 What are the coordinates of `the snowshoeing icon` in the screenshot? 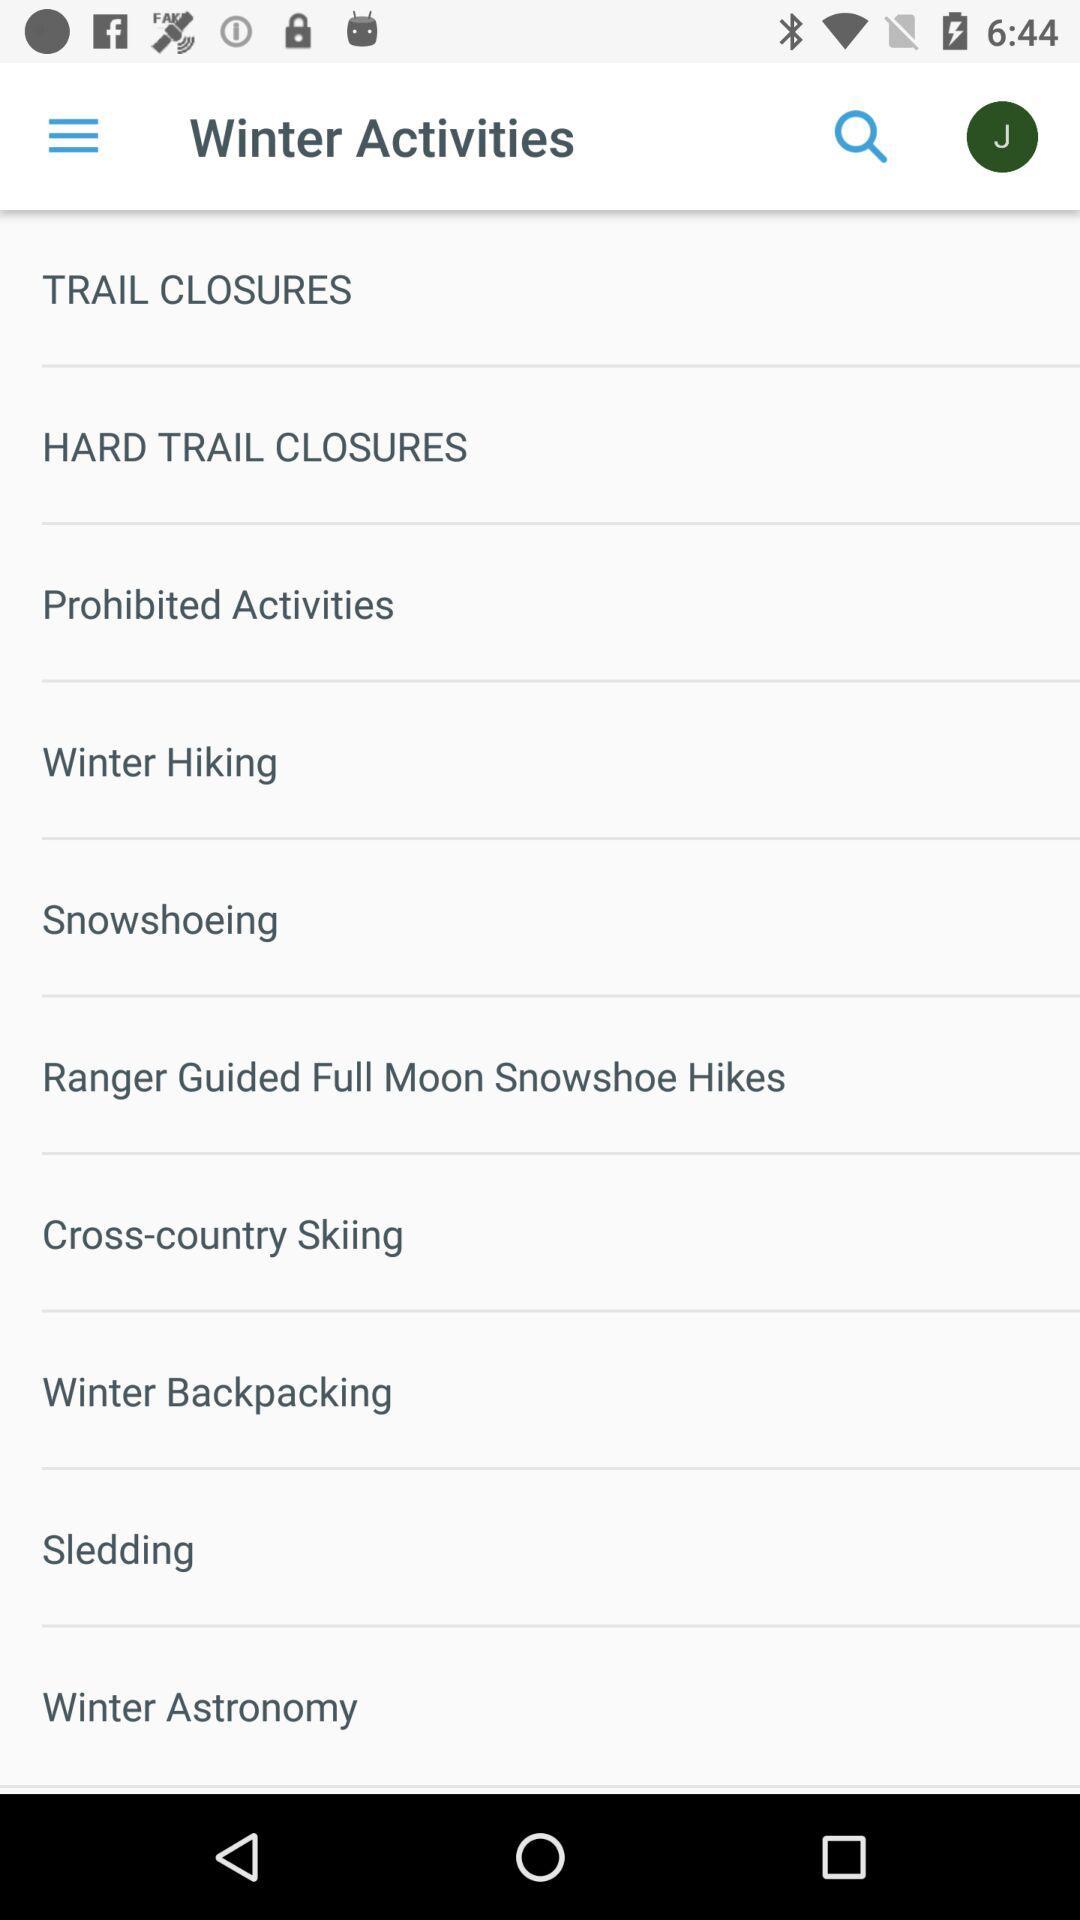 It's located at (560, 917).